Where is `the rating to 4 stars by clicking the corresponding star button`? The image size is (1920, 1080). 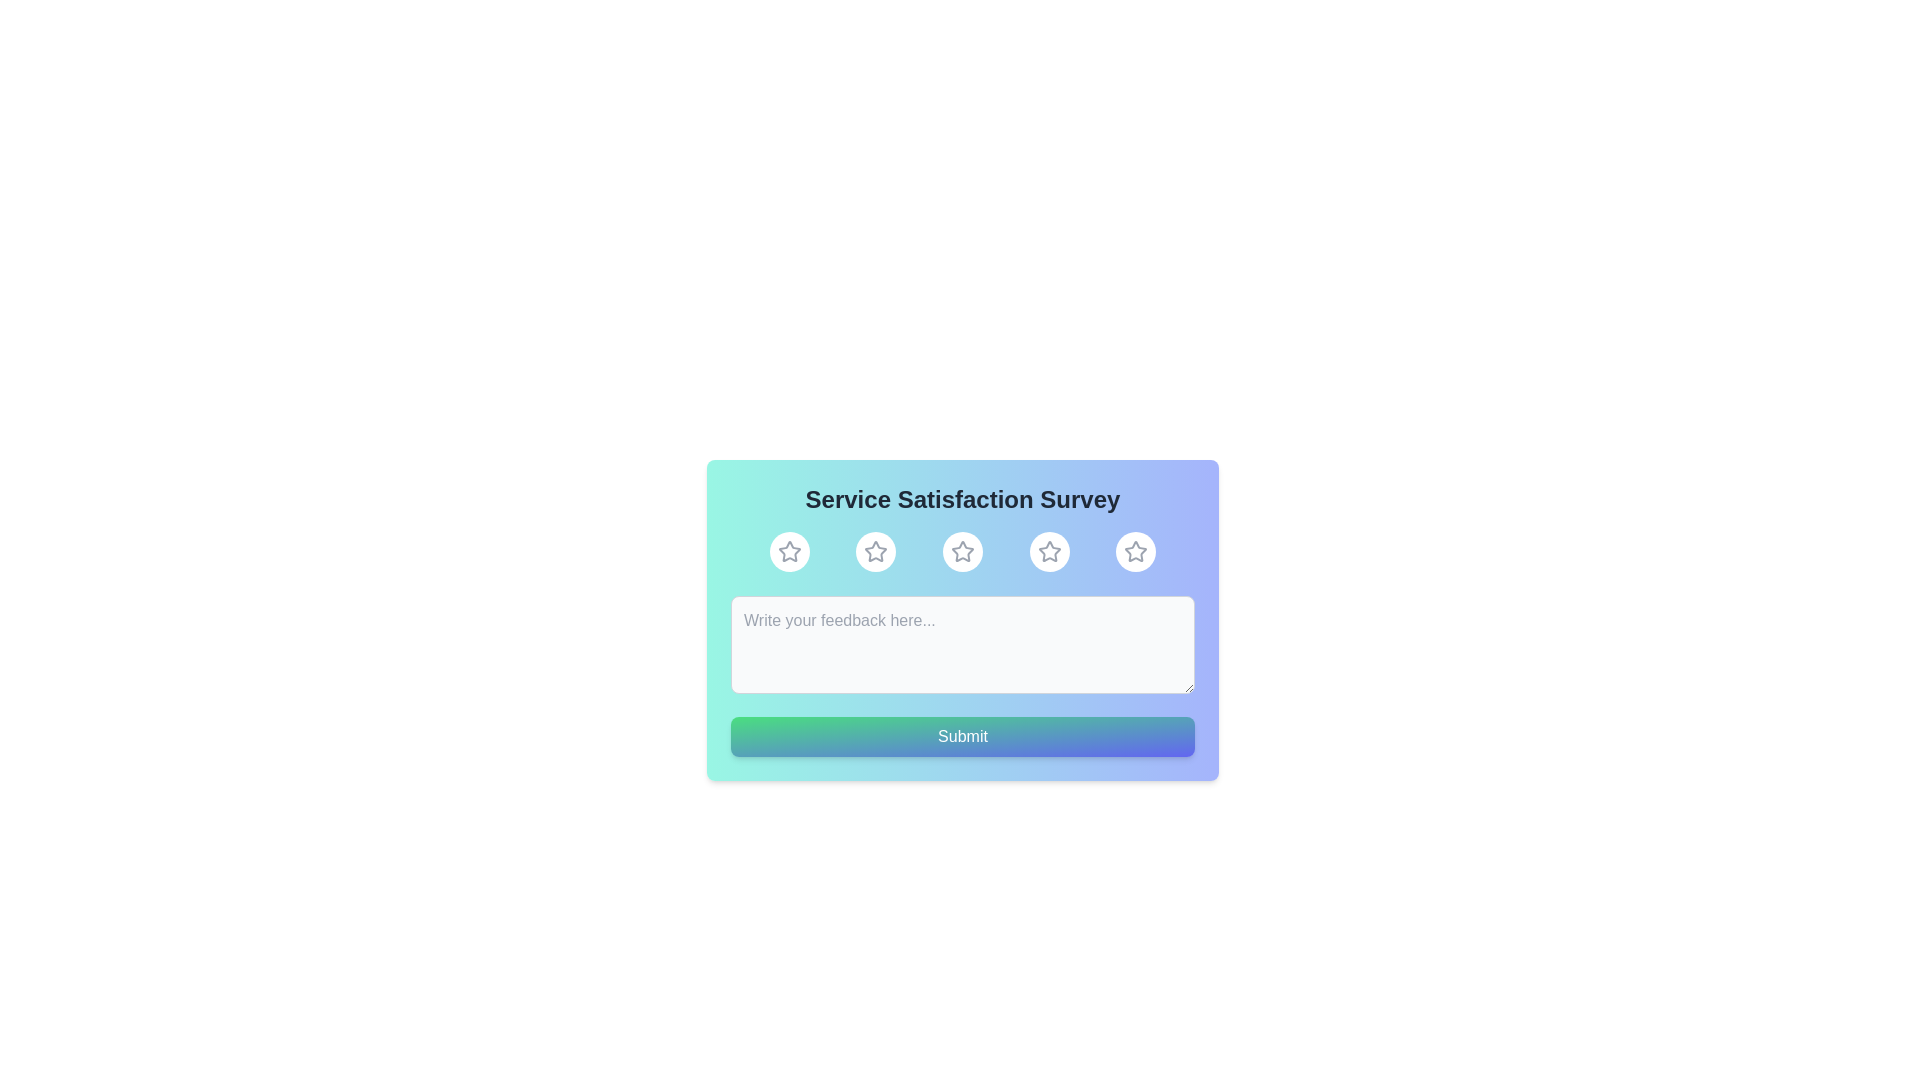 the rating to 4 stars by clicking the corresponding star button is located at coordinates (1048, 551).